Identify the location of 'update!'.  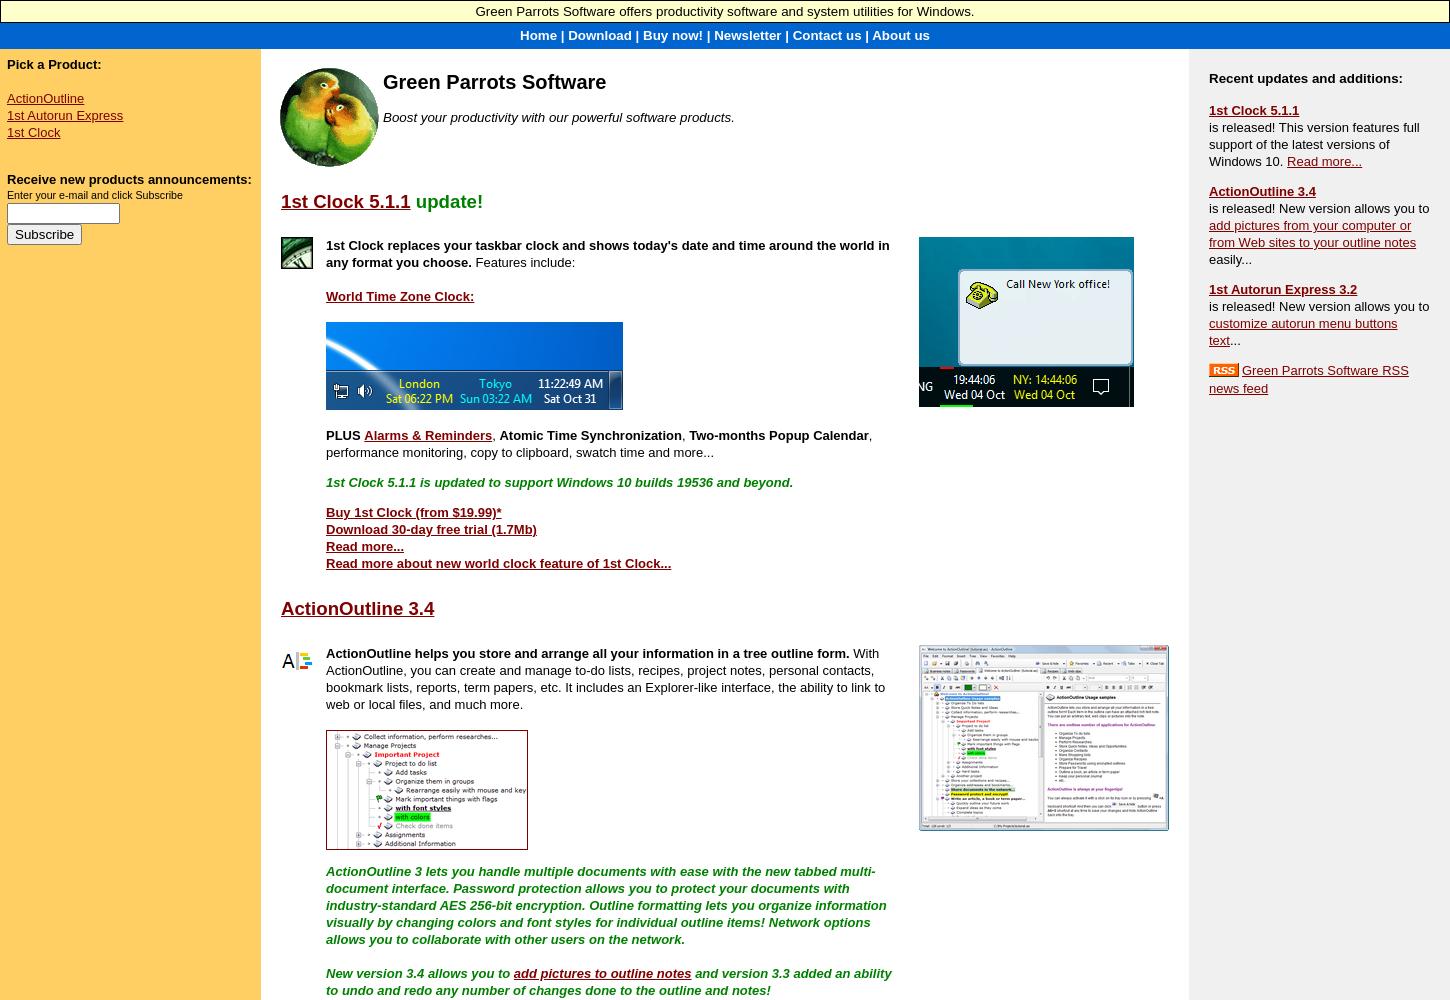
(448, 199).